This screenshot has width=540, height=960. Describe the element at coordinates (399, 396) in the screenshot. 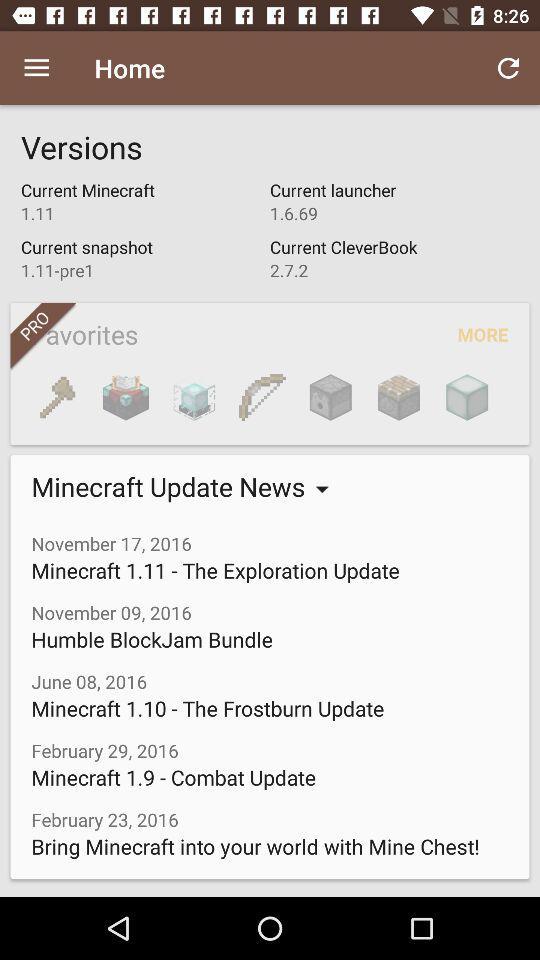

I see `icon next to the more icon` at that location.